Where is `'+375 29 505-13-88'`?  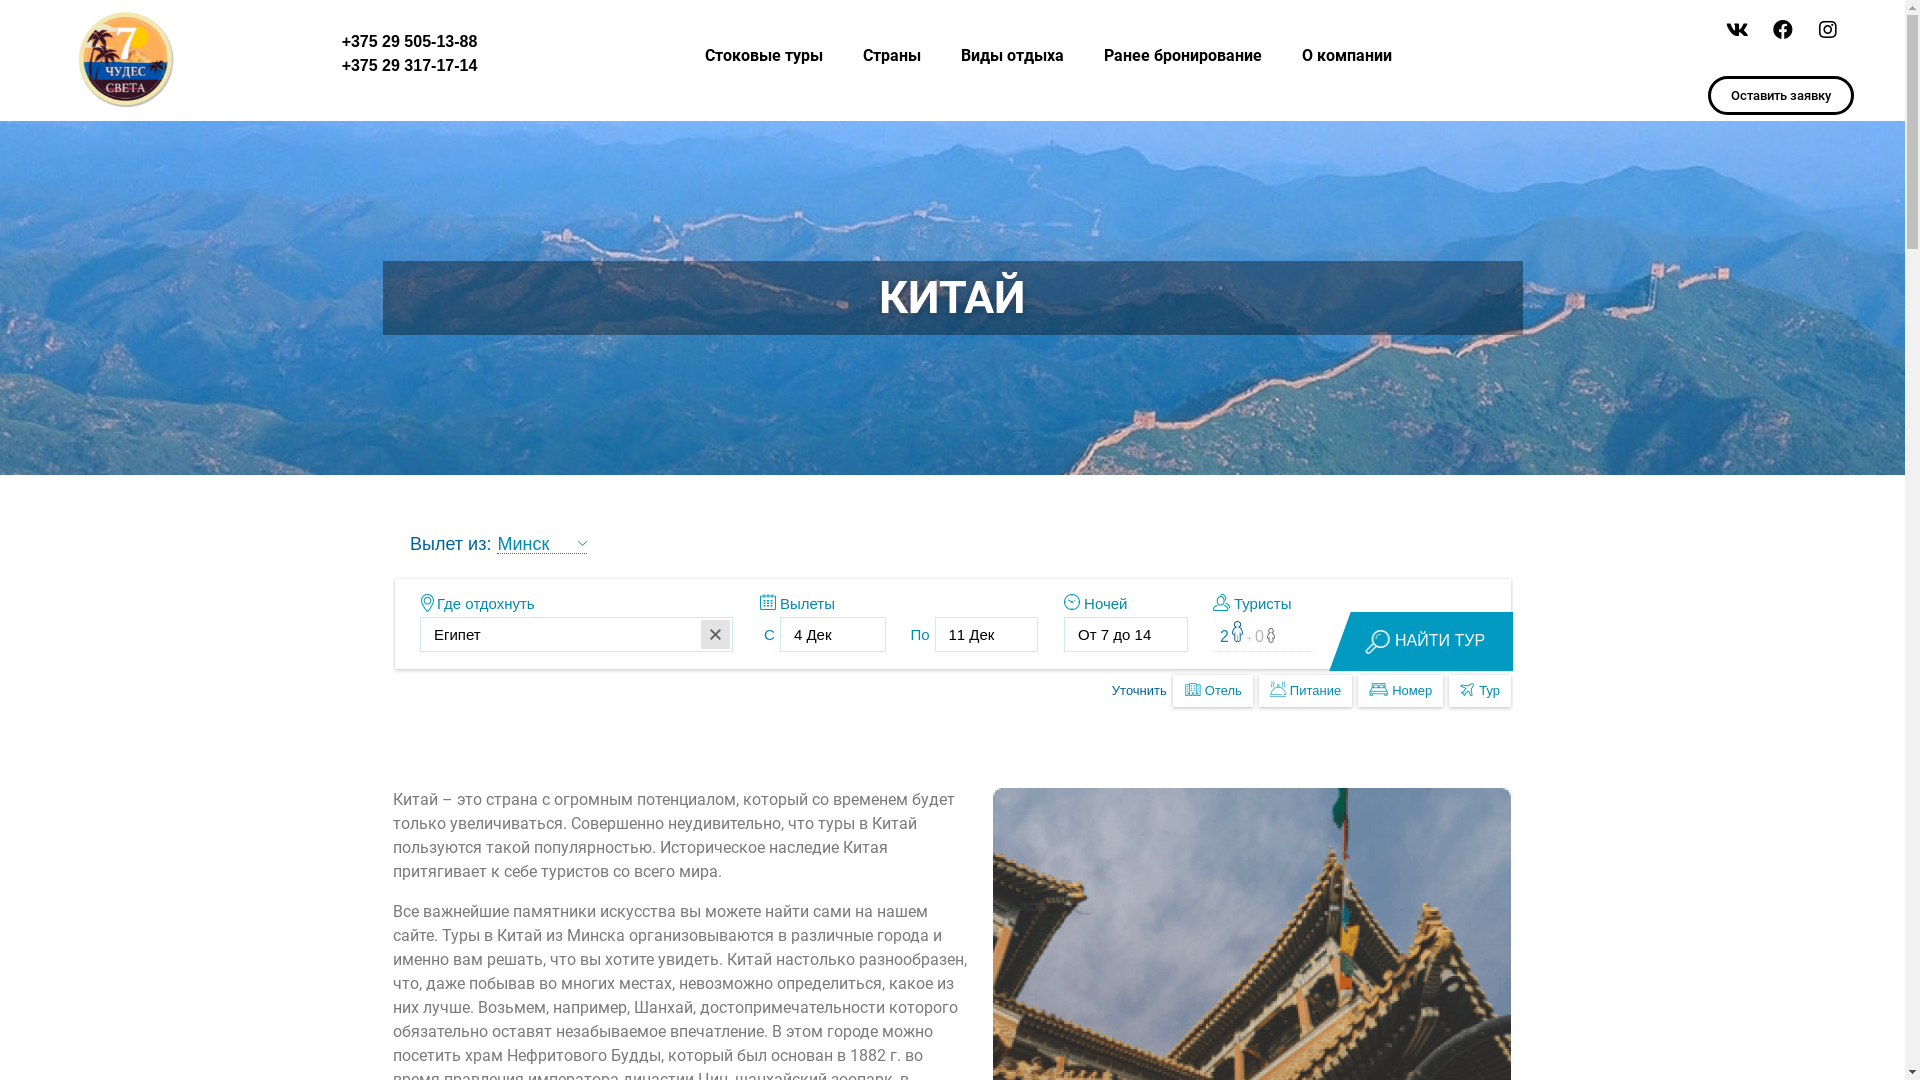
'+375 29 505-13-88' is located at coordinates (341, 41).